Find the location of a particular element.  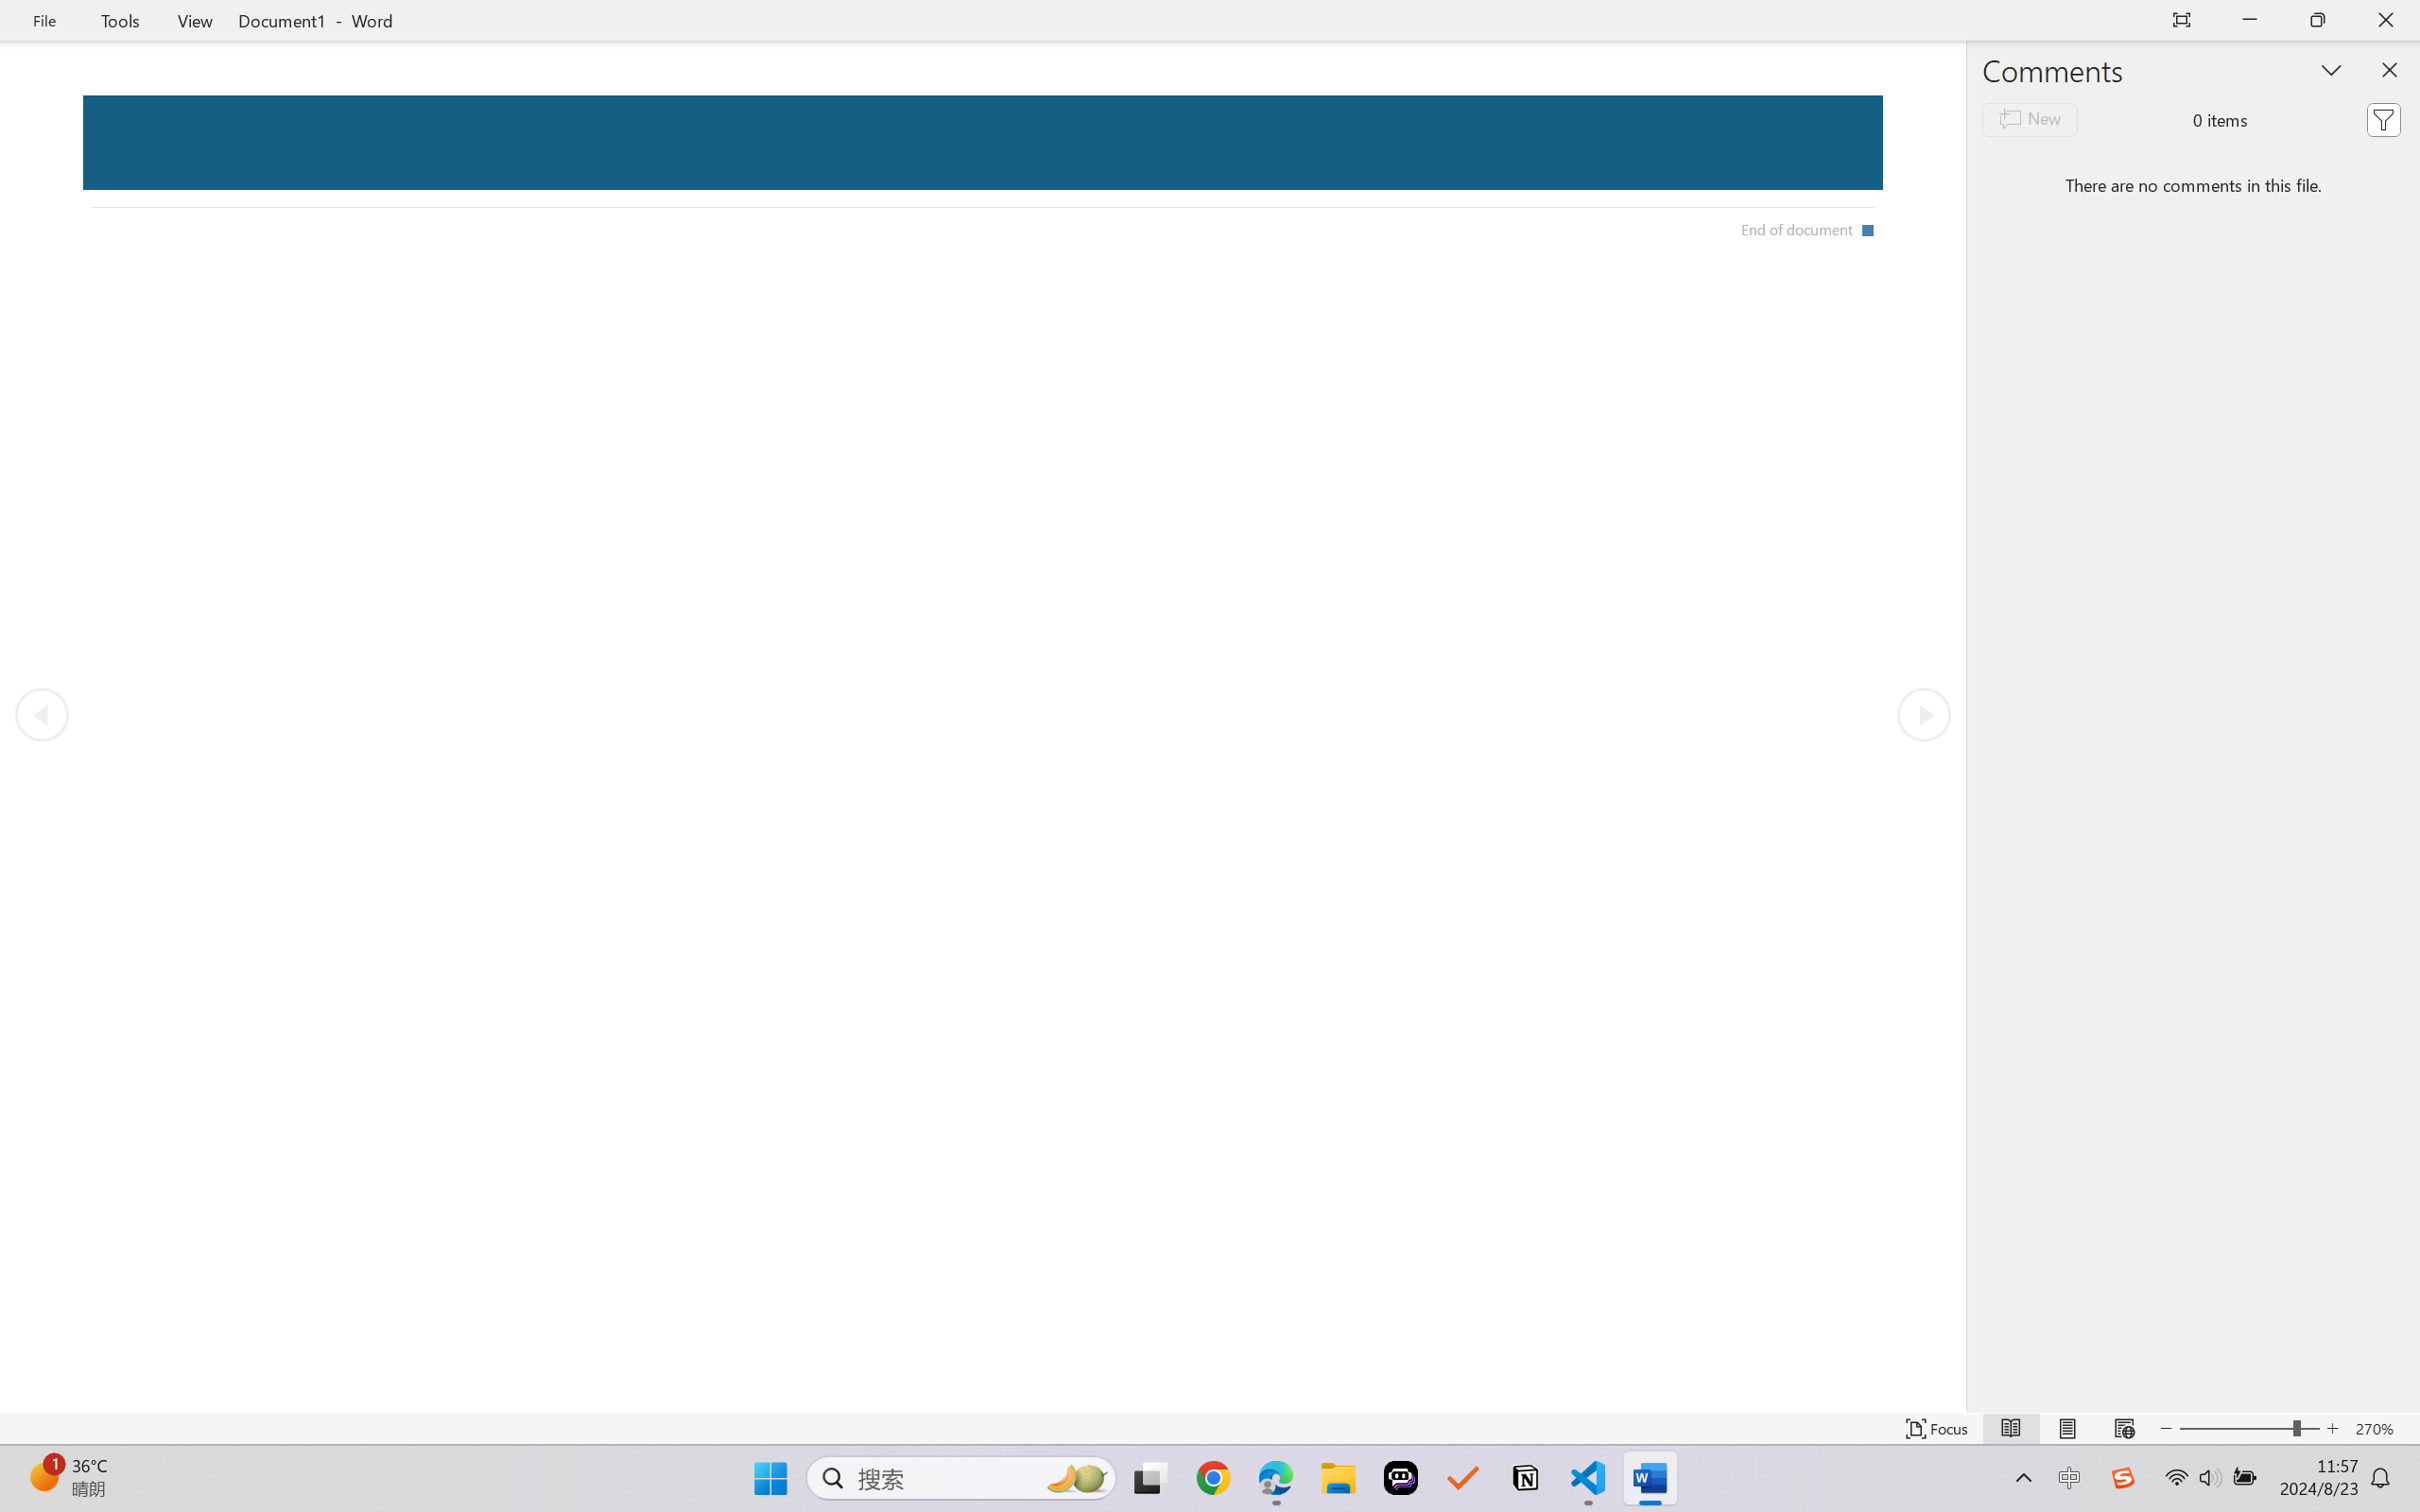

'Tools' is located at coordinates (121, 20).